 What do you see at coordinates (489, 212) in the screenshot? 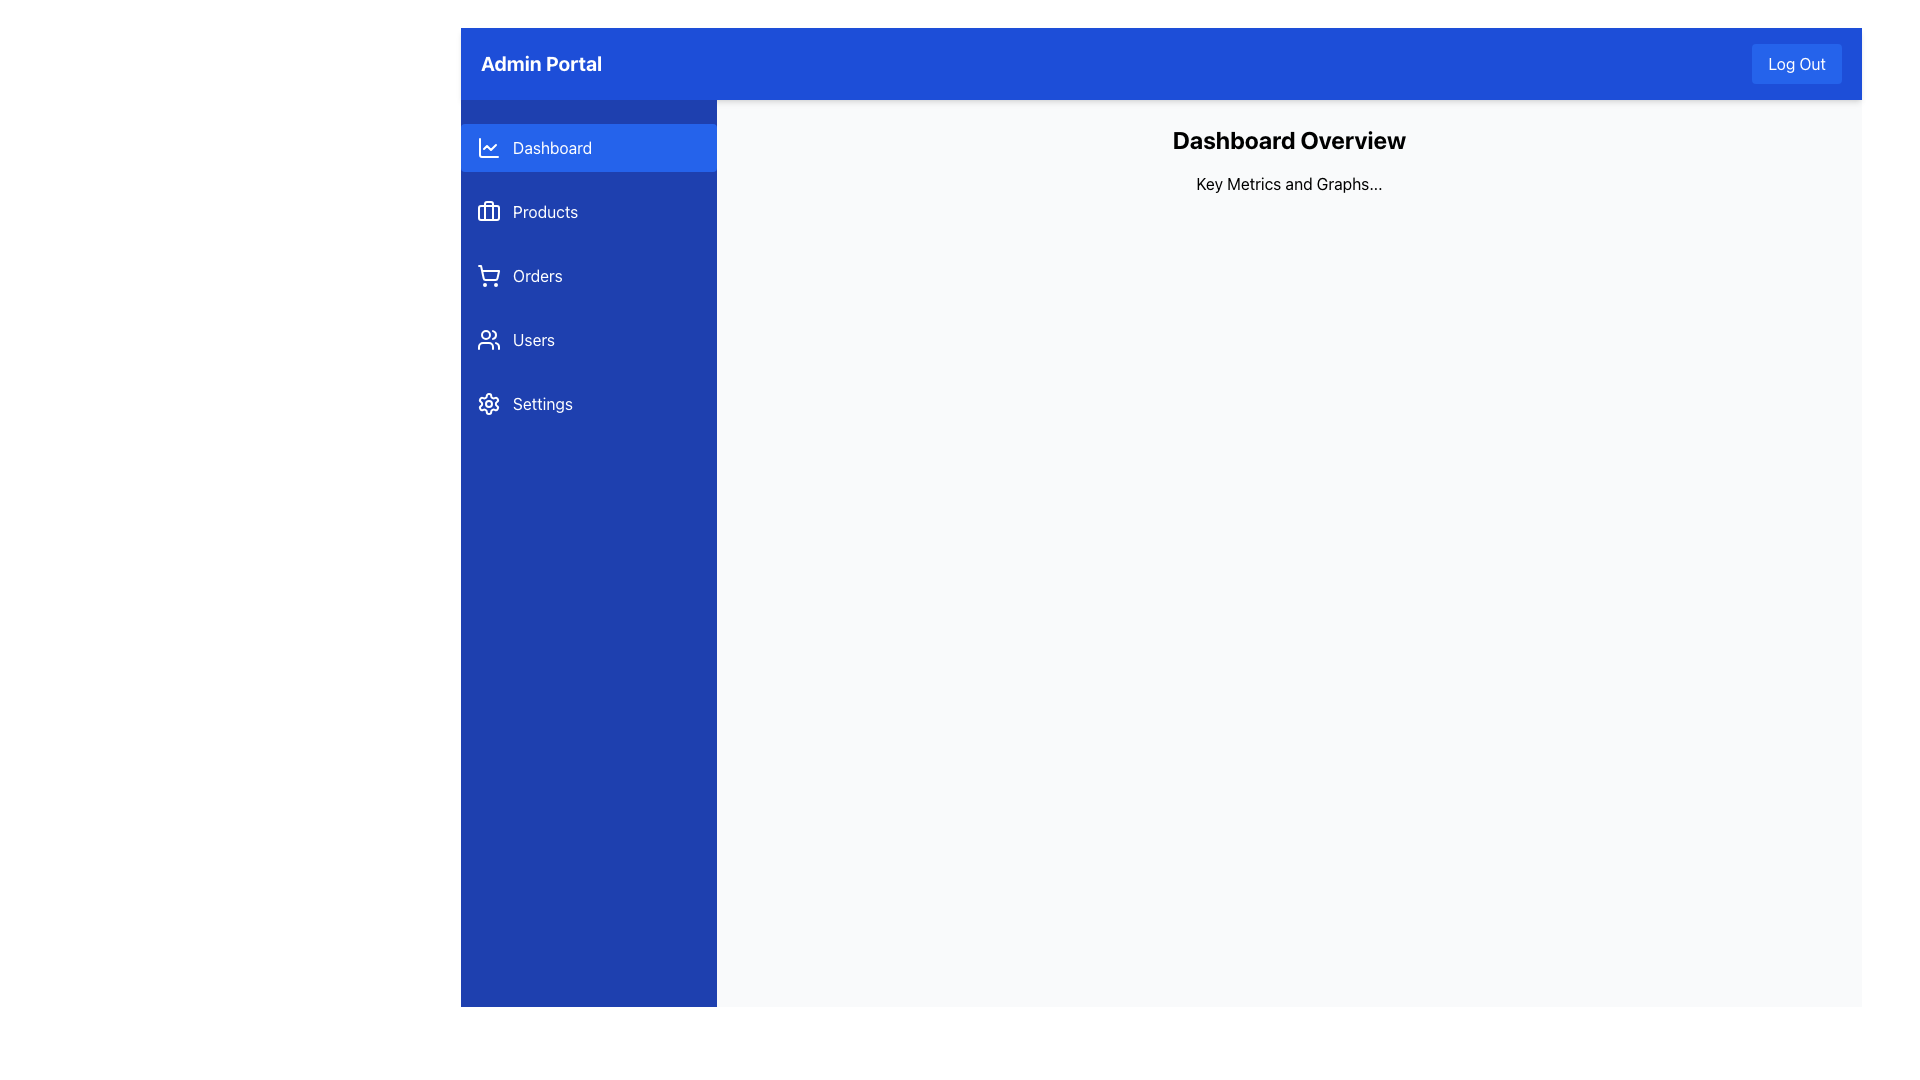
I see `inner part of the briefcase icon located in the second menu item under 'Products' in the navigation bar` at bounding box center [489, 212].